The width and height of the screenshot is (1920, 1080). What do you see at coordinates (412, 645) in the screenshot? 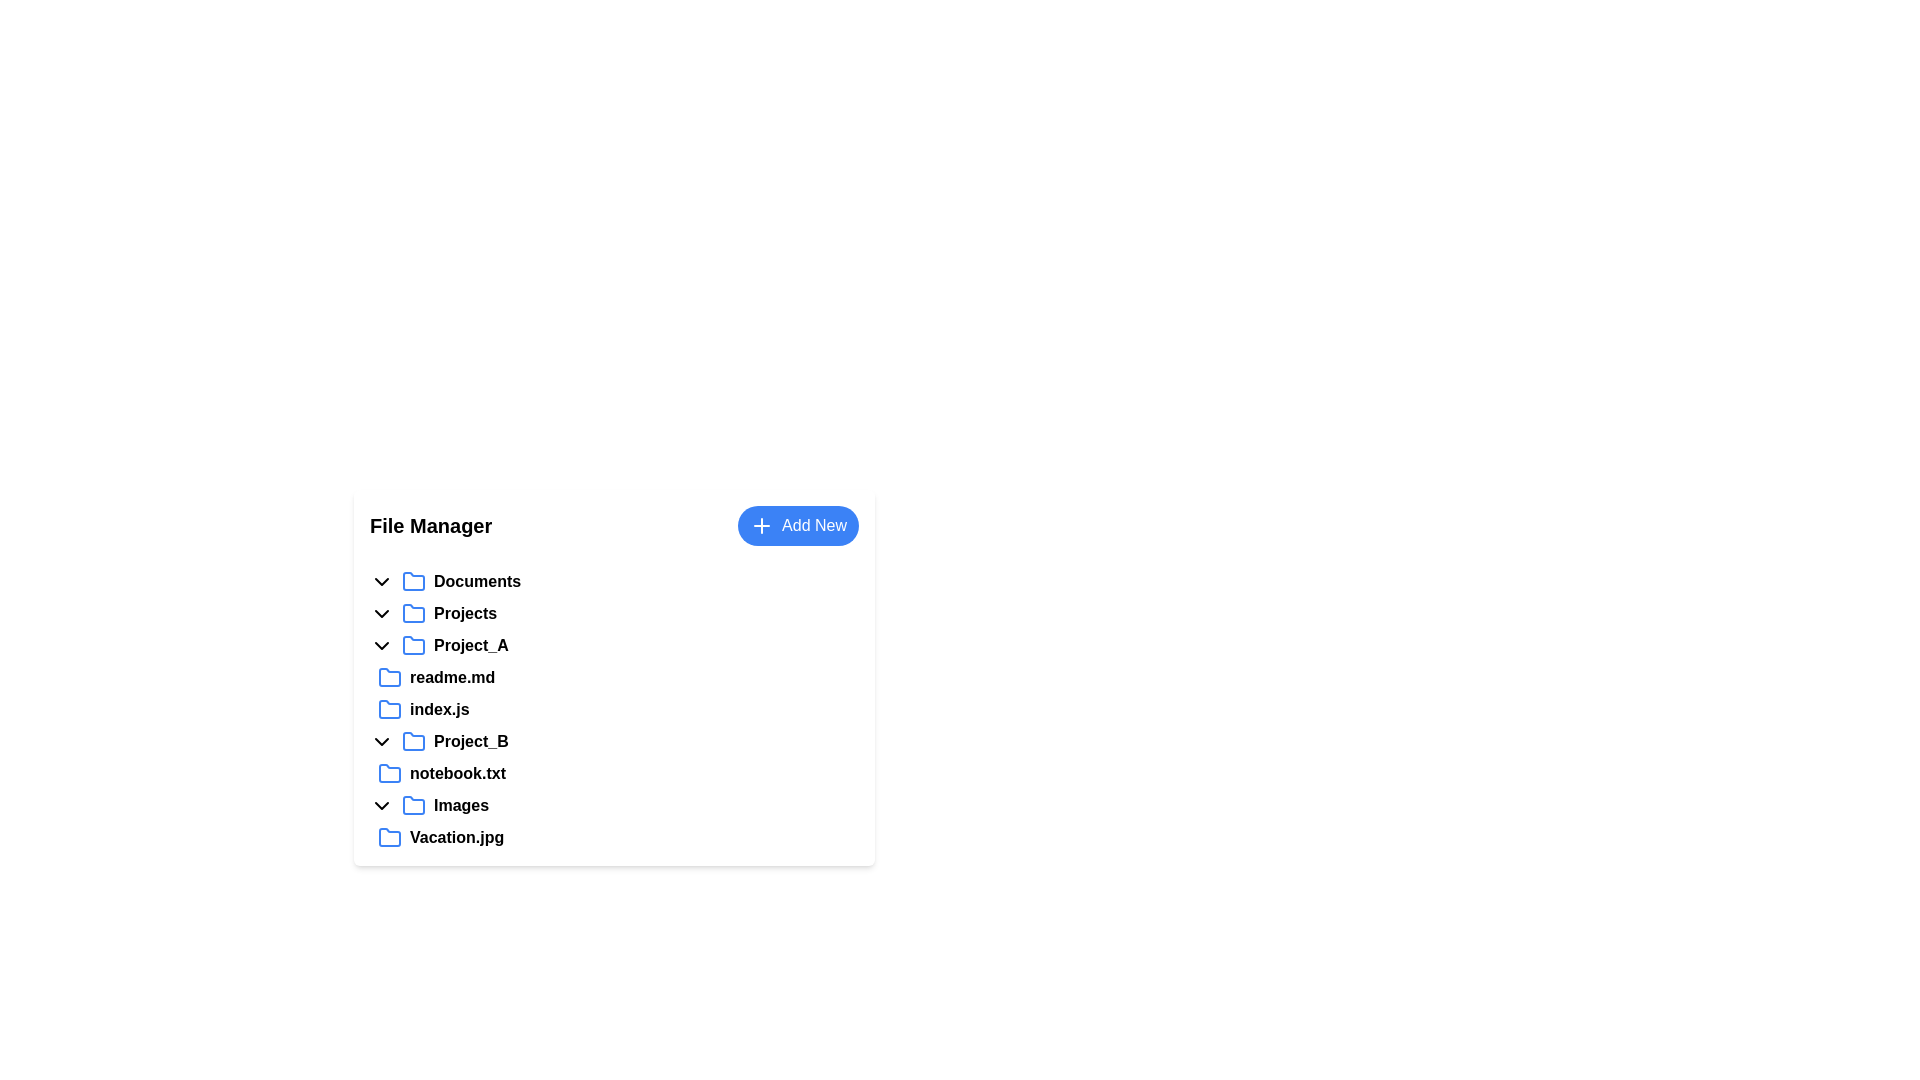
I see `the details of the blue folder icon located next to the label 'Project_A' in the interactive file list` at bounding box center [412, 645].